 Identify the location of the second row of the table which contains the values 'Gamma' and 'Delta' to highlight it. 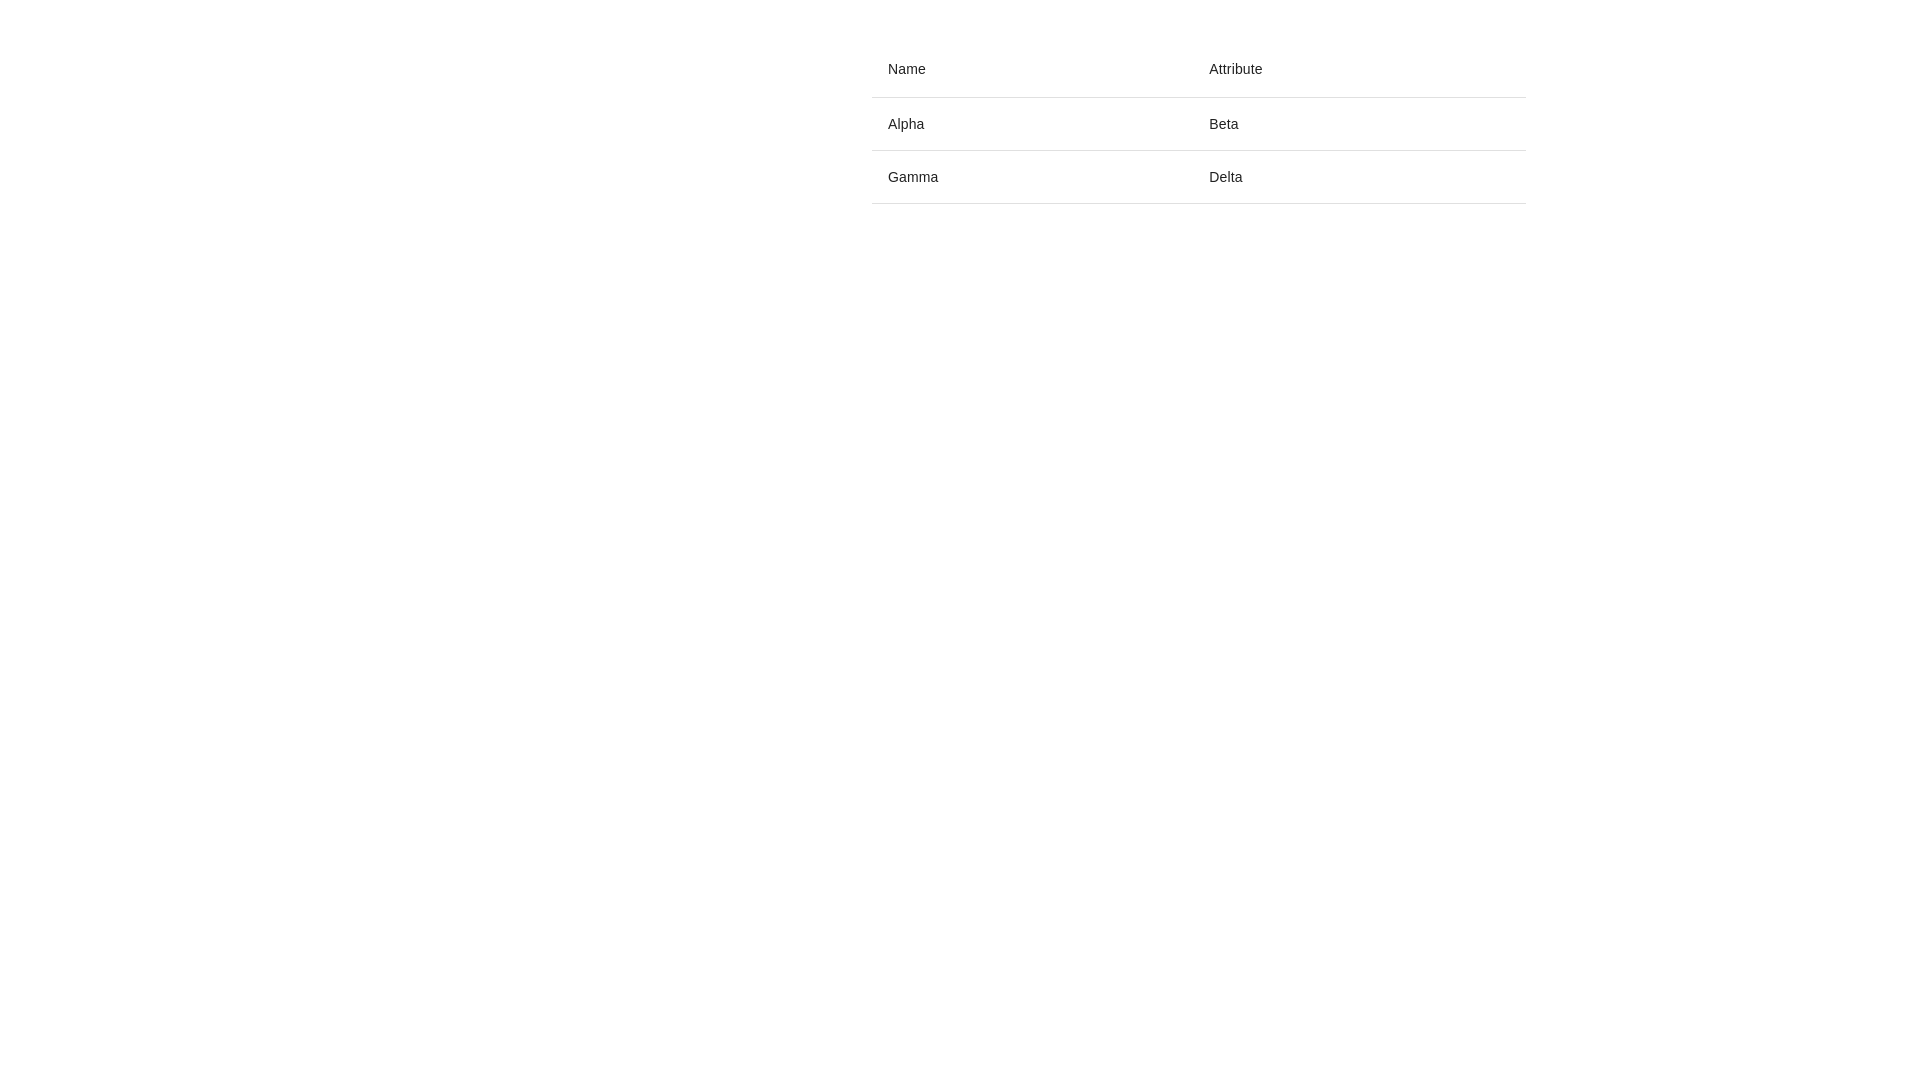
(1199, 176).